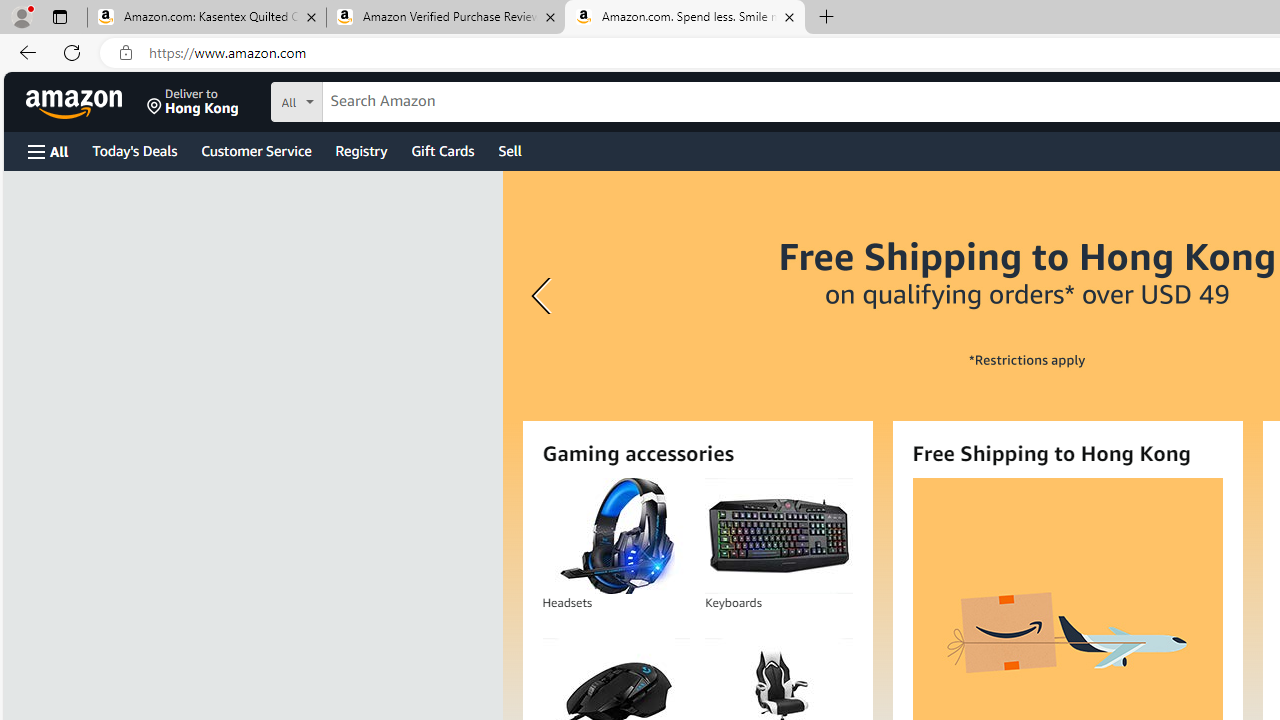 This screenshot has height=720, width=1280. I want to click on 'Registry', so click(360, 149).